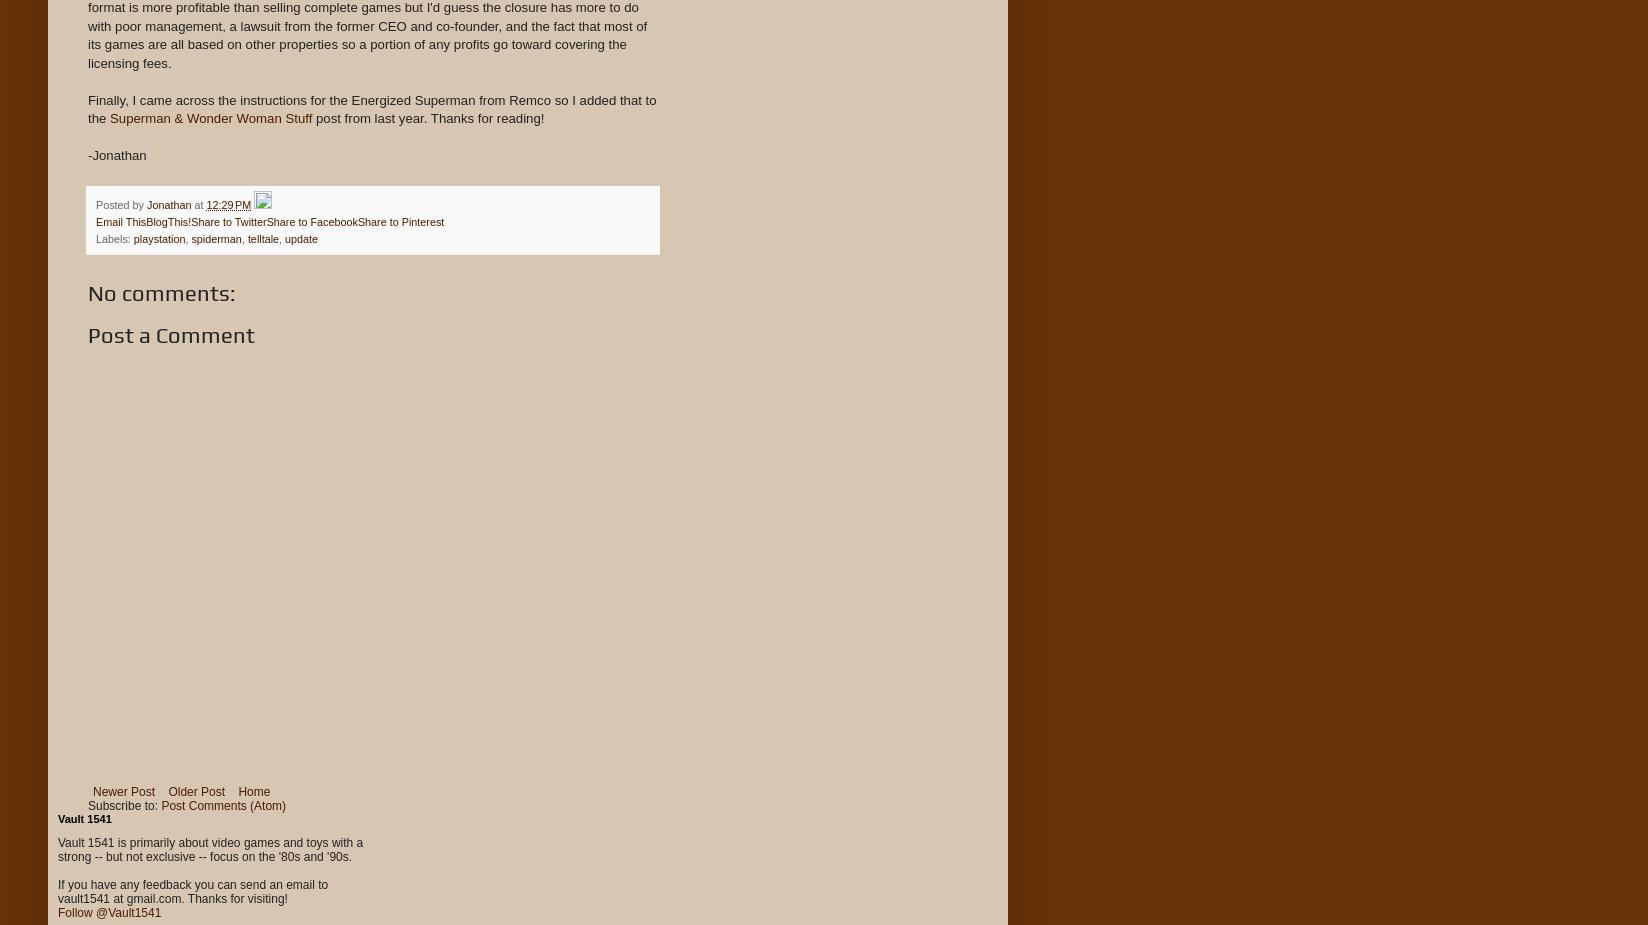  Describe the element at coordinates (192, 891) in the screenshot. I see `'If you have any feedback you can send an email to vault1541 at gmail.com. Thanks for visiting!'` at that location.